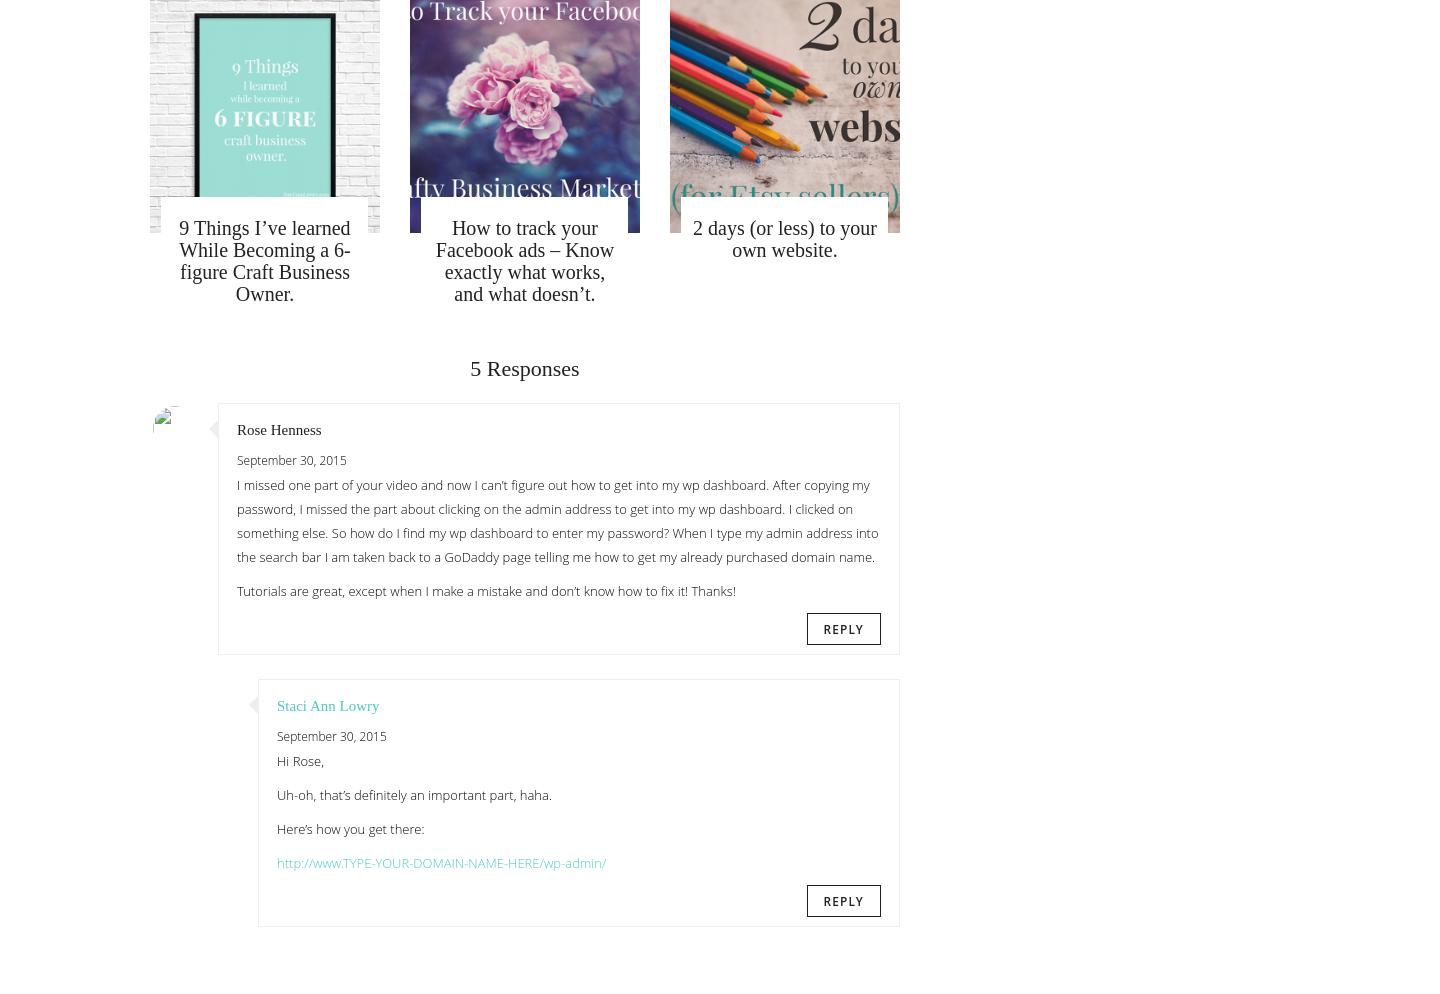 The height and width of the screenshot is (994, 1440). I want to click on '2 days (or less) to your own website.', so click(784, 238).